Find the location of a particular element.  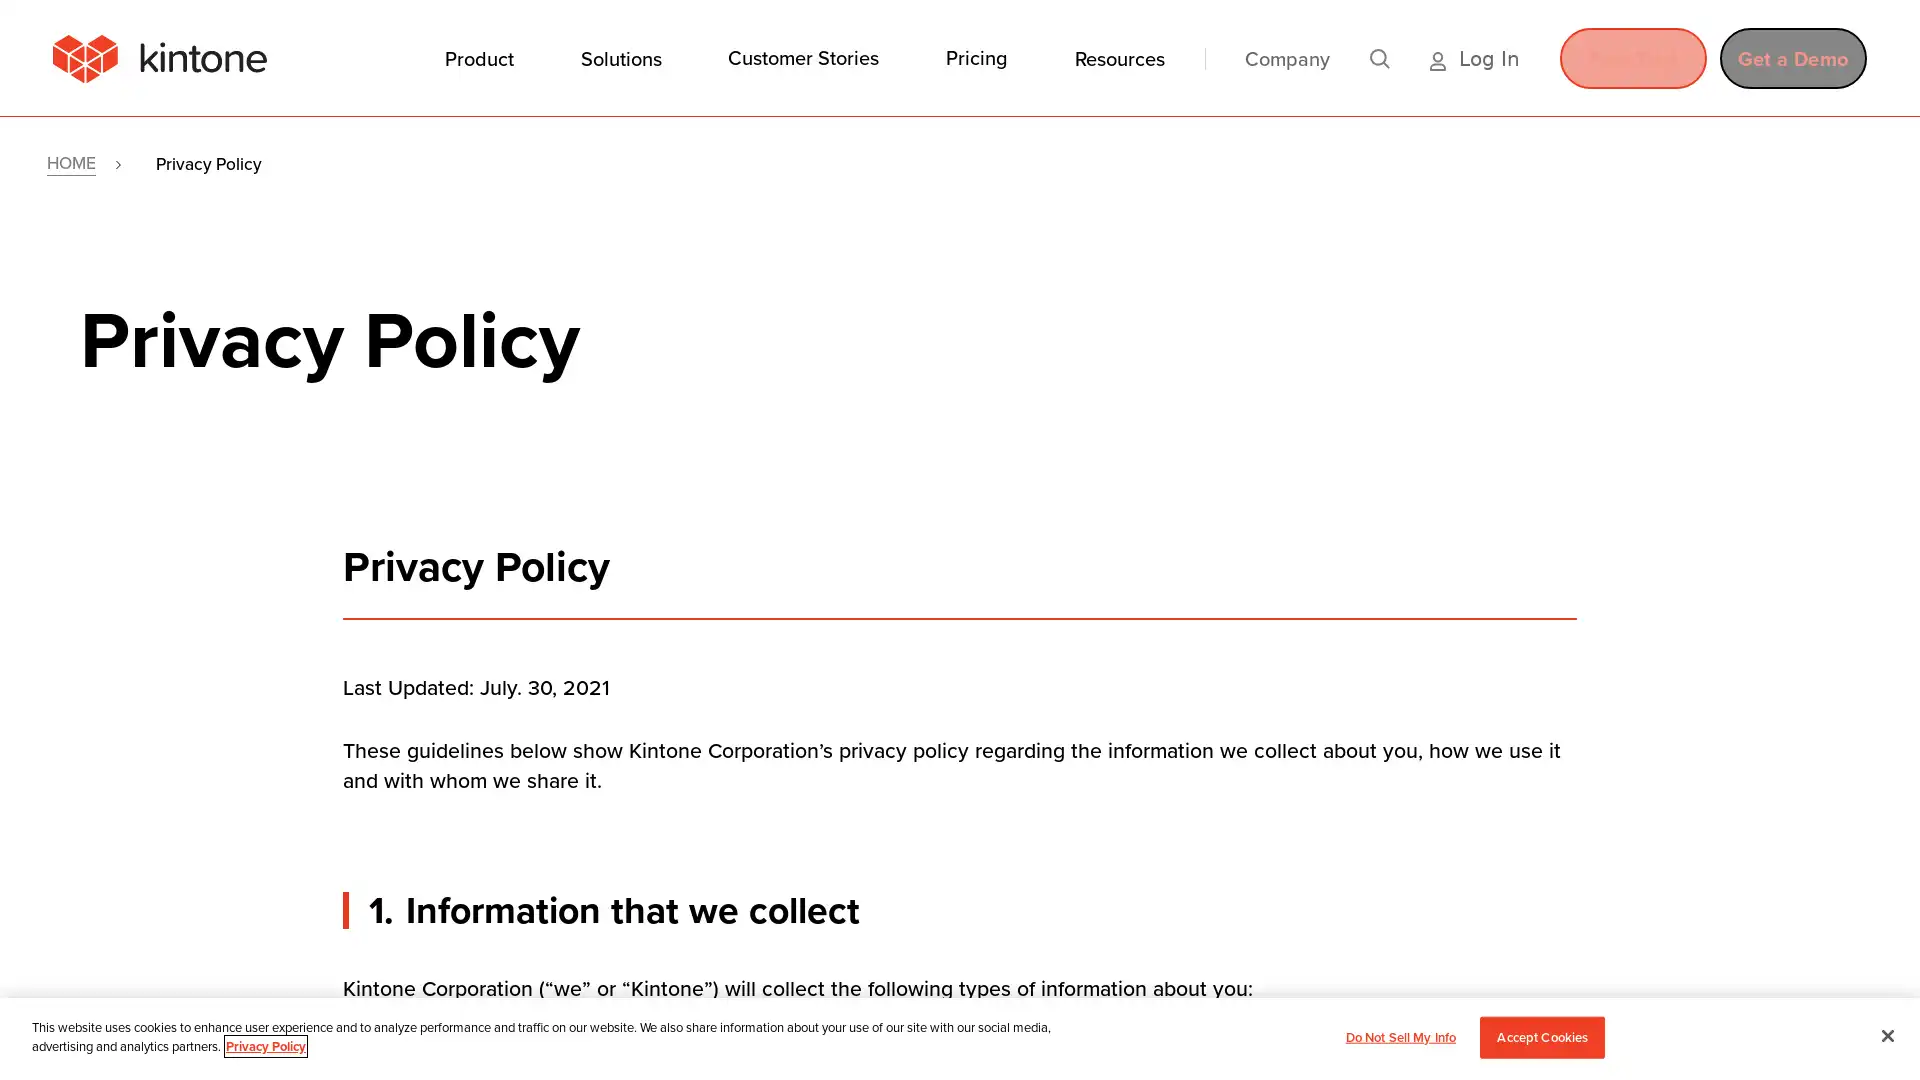

Accept Cookies is located at coordinates (1541, 1036).